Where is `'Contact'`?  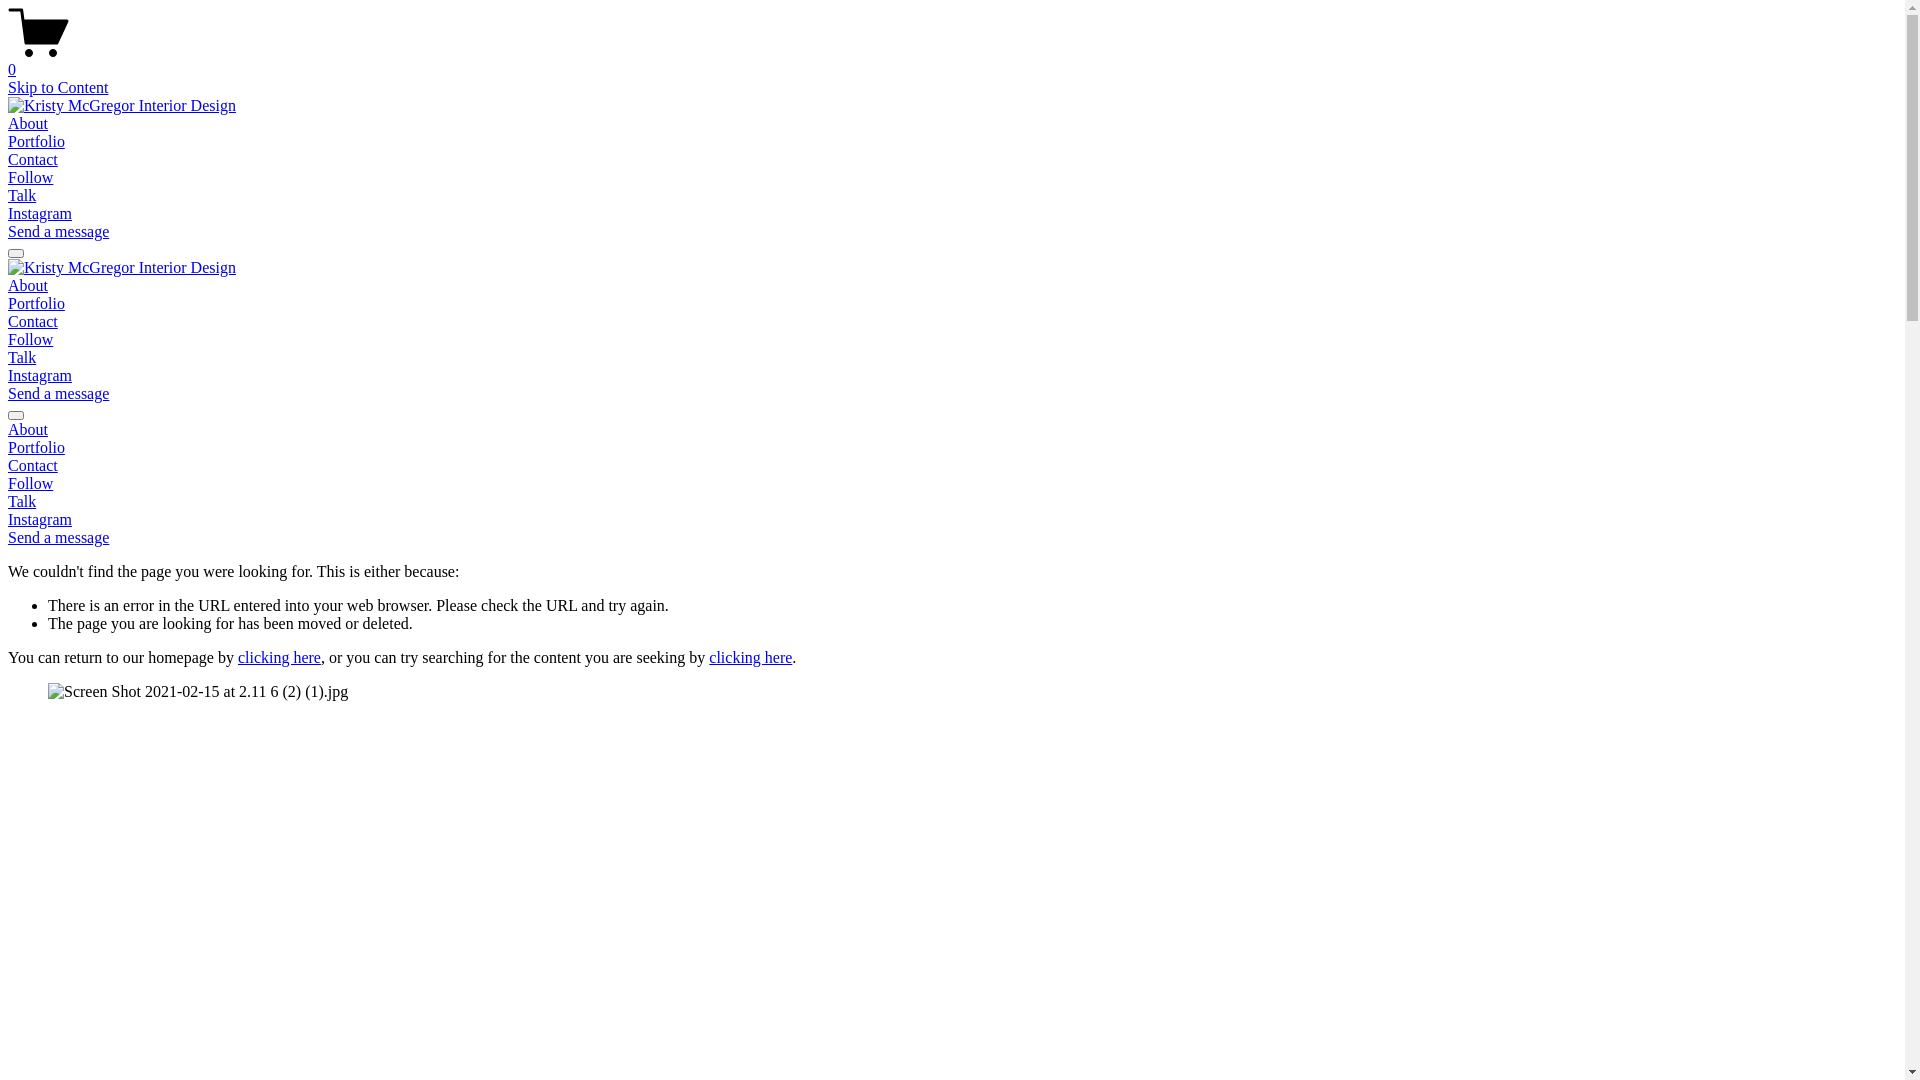
'Contact' is located at coordinates (33, 158).